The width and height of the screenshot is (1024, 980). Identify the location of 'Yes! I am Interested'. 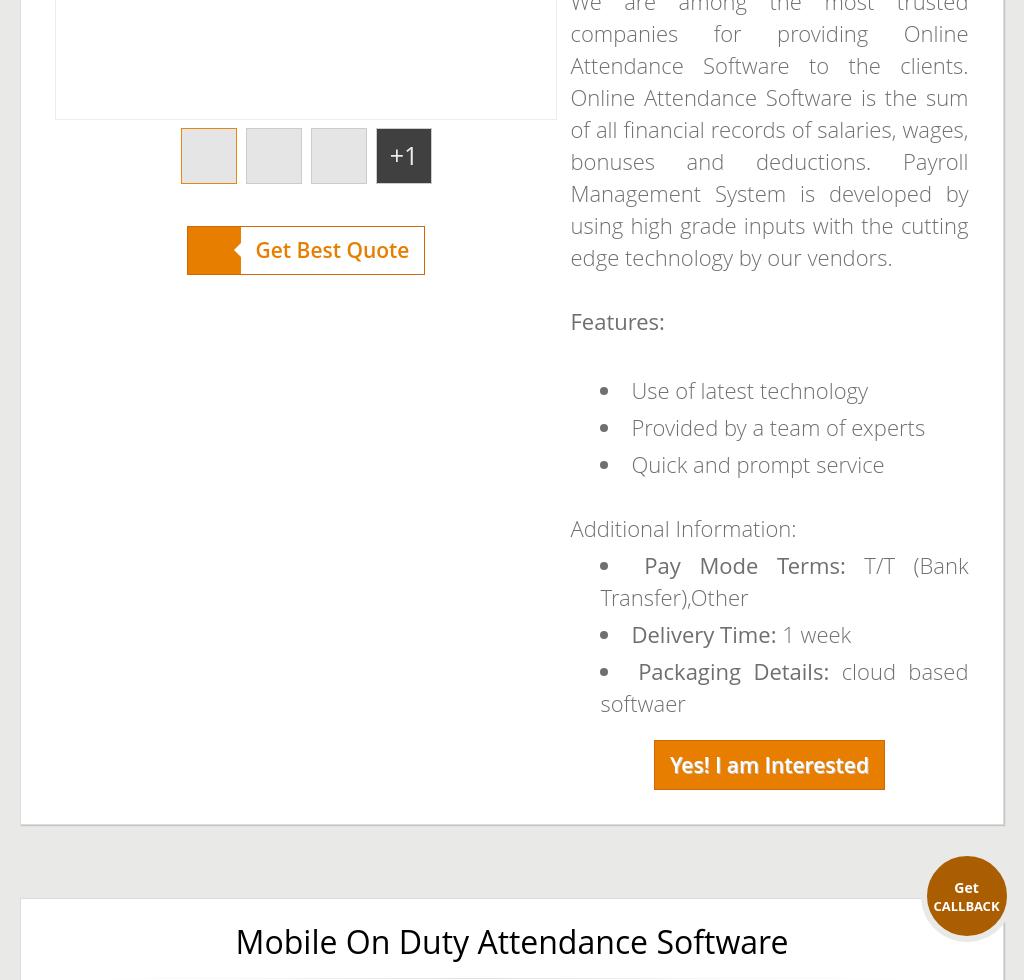
(667, 764).